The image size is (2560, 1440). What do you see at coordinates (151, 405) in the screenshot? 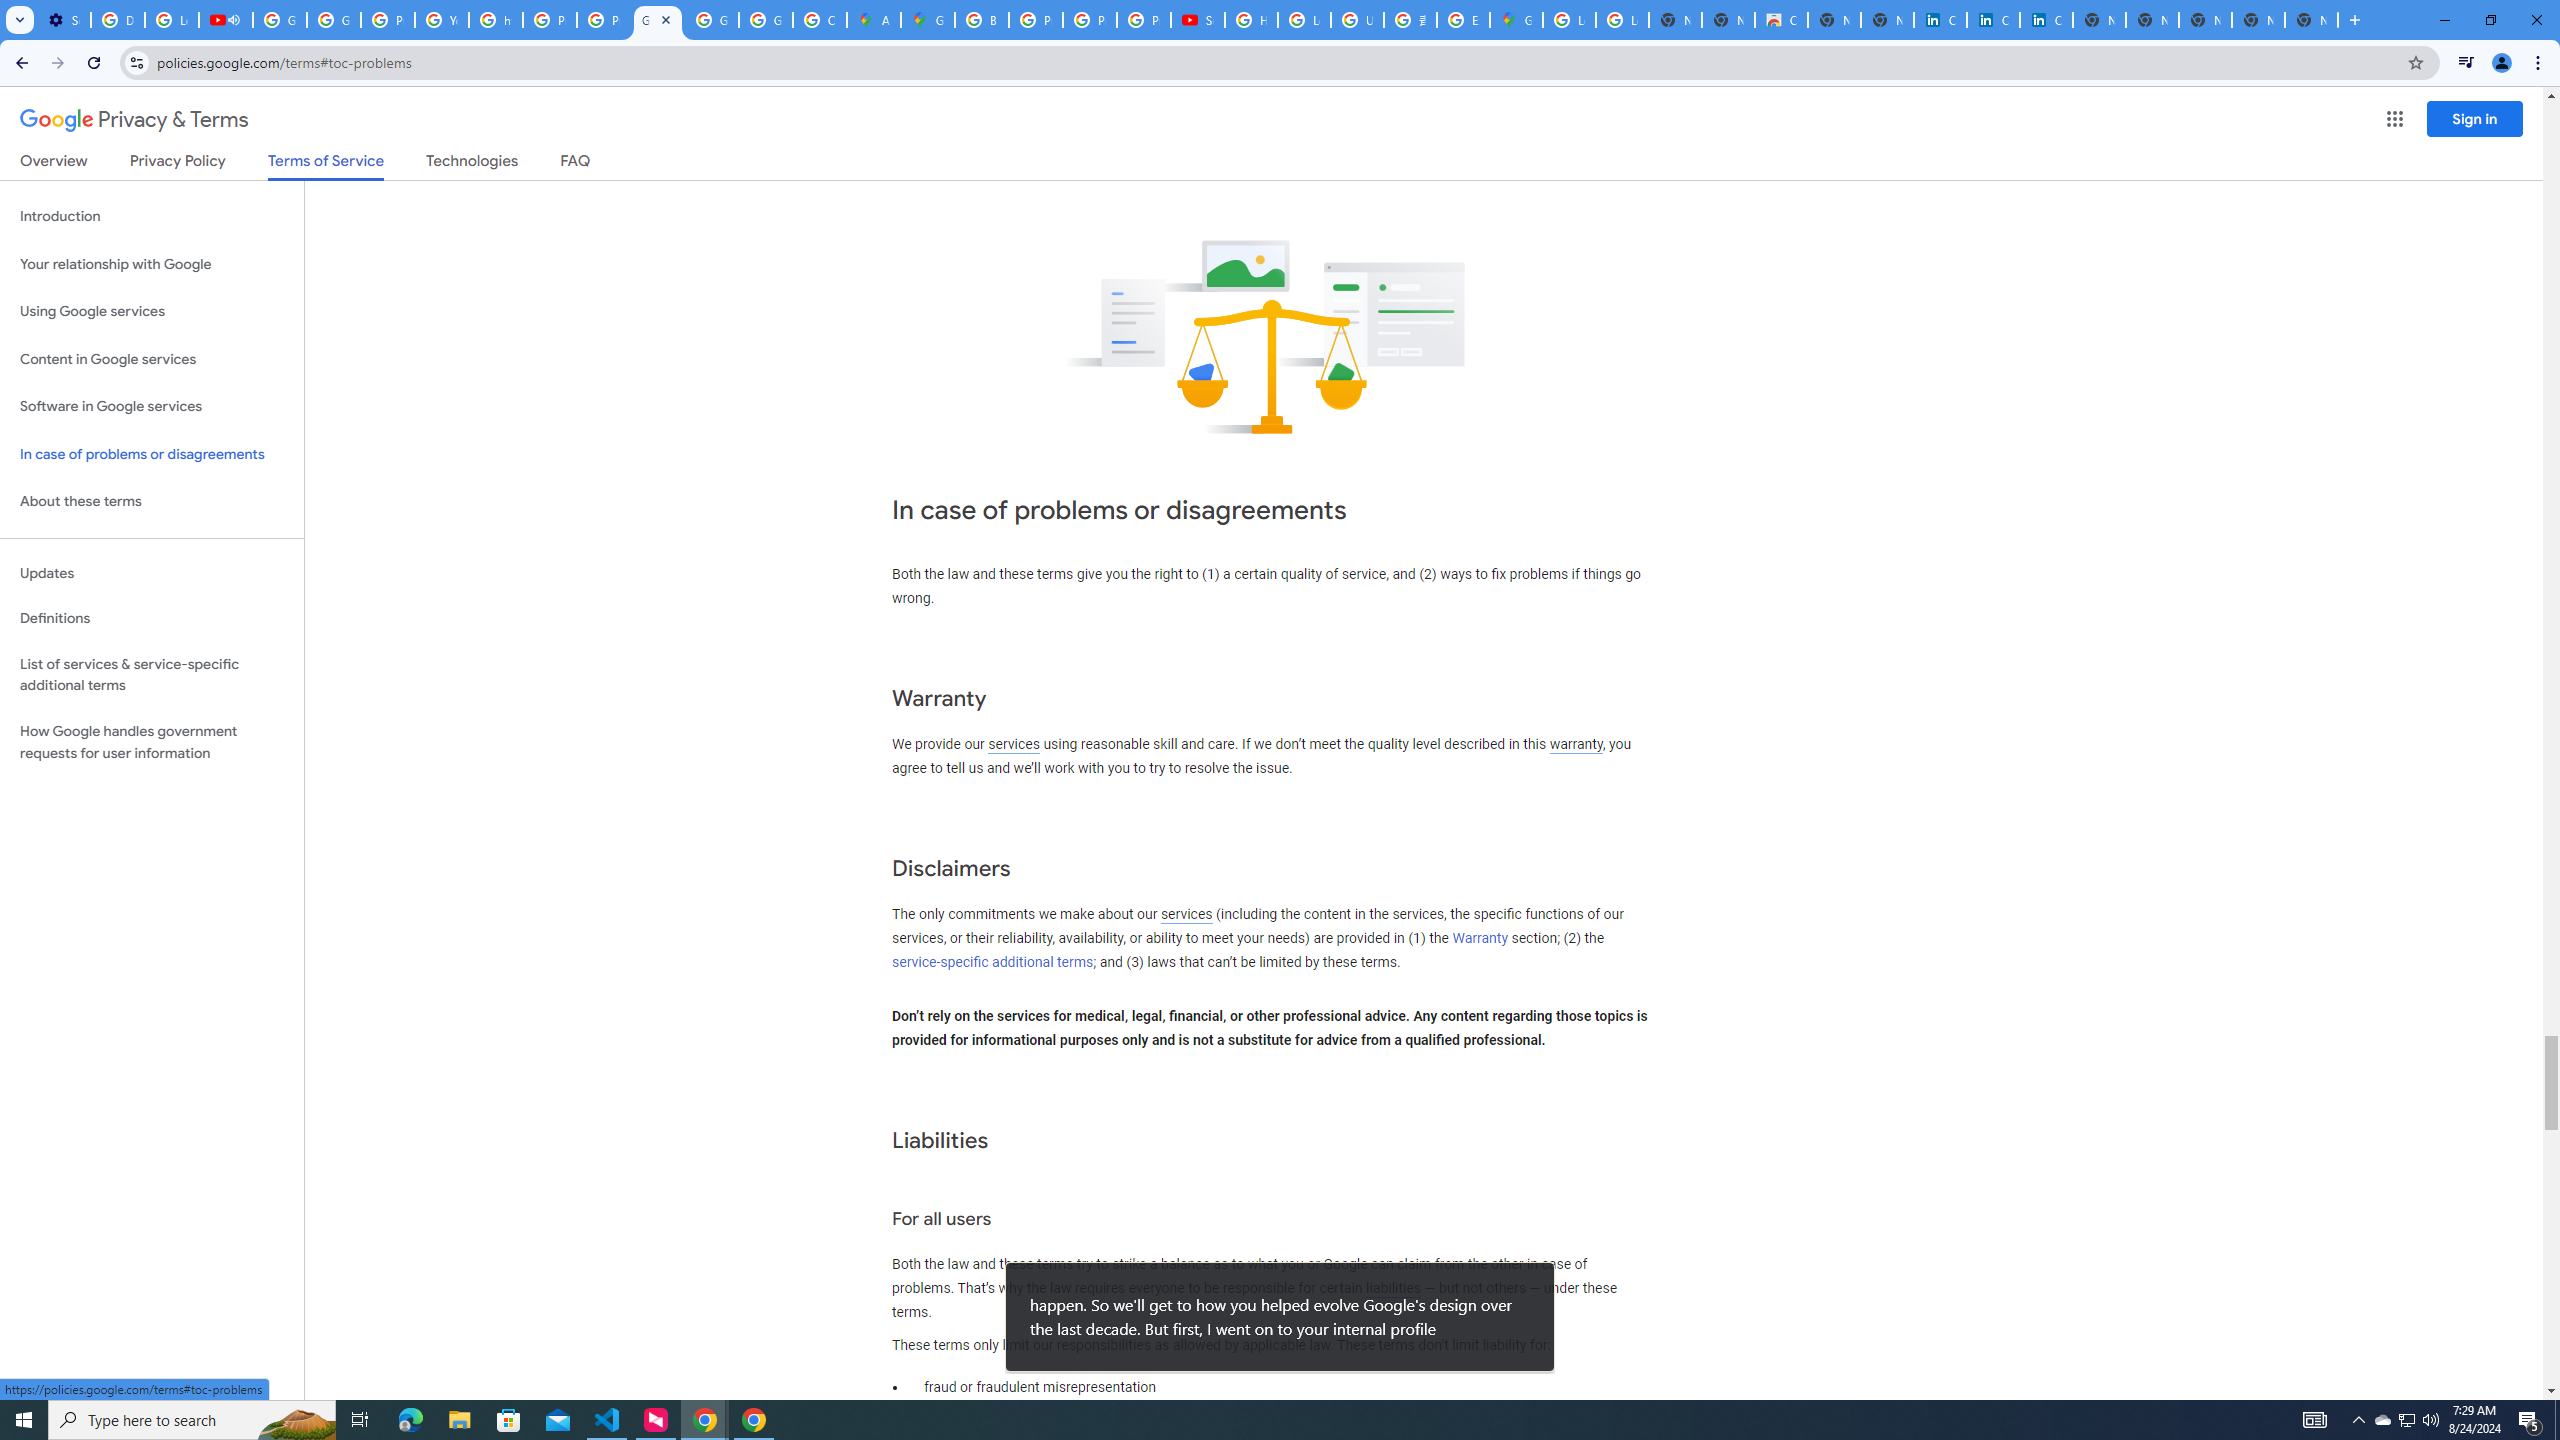
I see `'Software in Google services'` at bounding box center [151, 405].